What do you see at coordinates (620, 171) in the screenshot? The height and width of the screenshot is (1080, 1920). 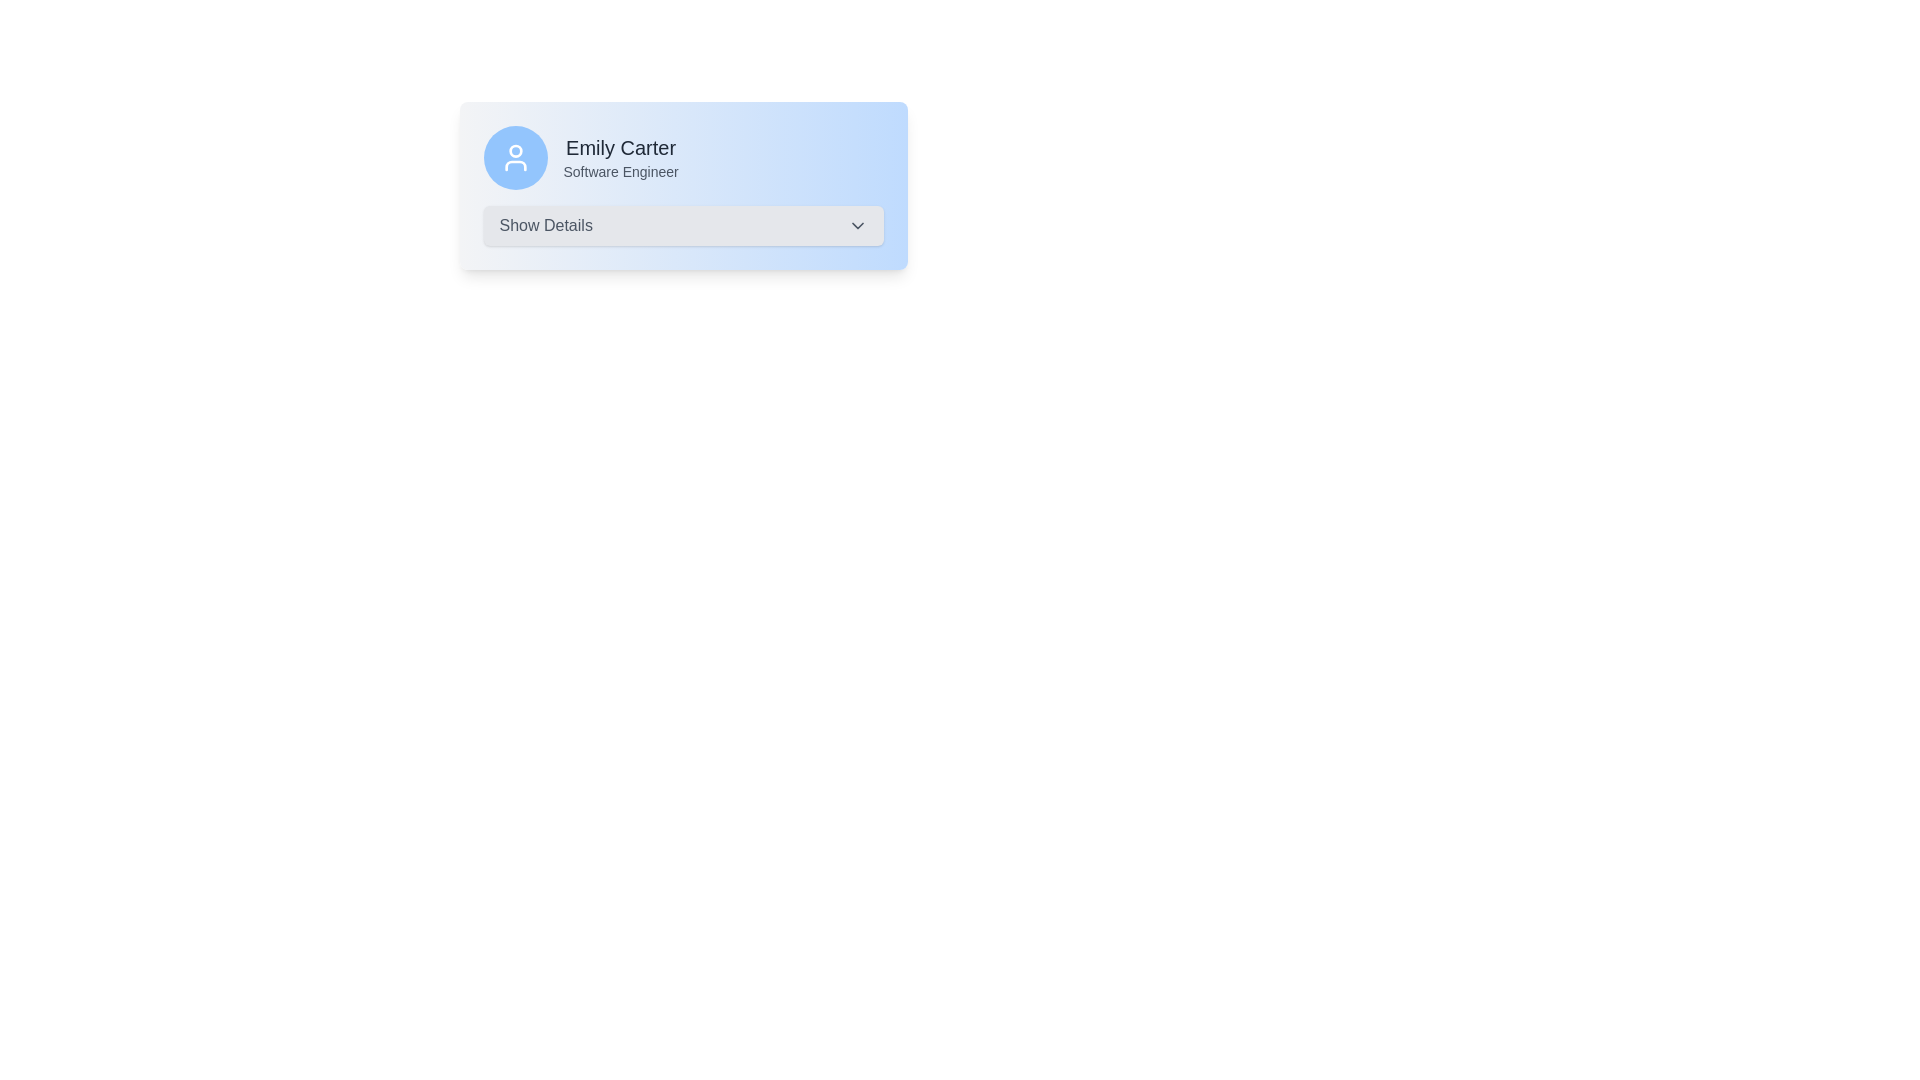 I see `the static text label displaying 'Software Engineer', which is located directly beneath 'Emily Carter' within a blue card-like component` at bounding box center [620, 171].